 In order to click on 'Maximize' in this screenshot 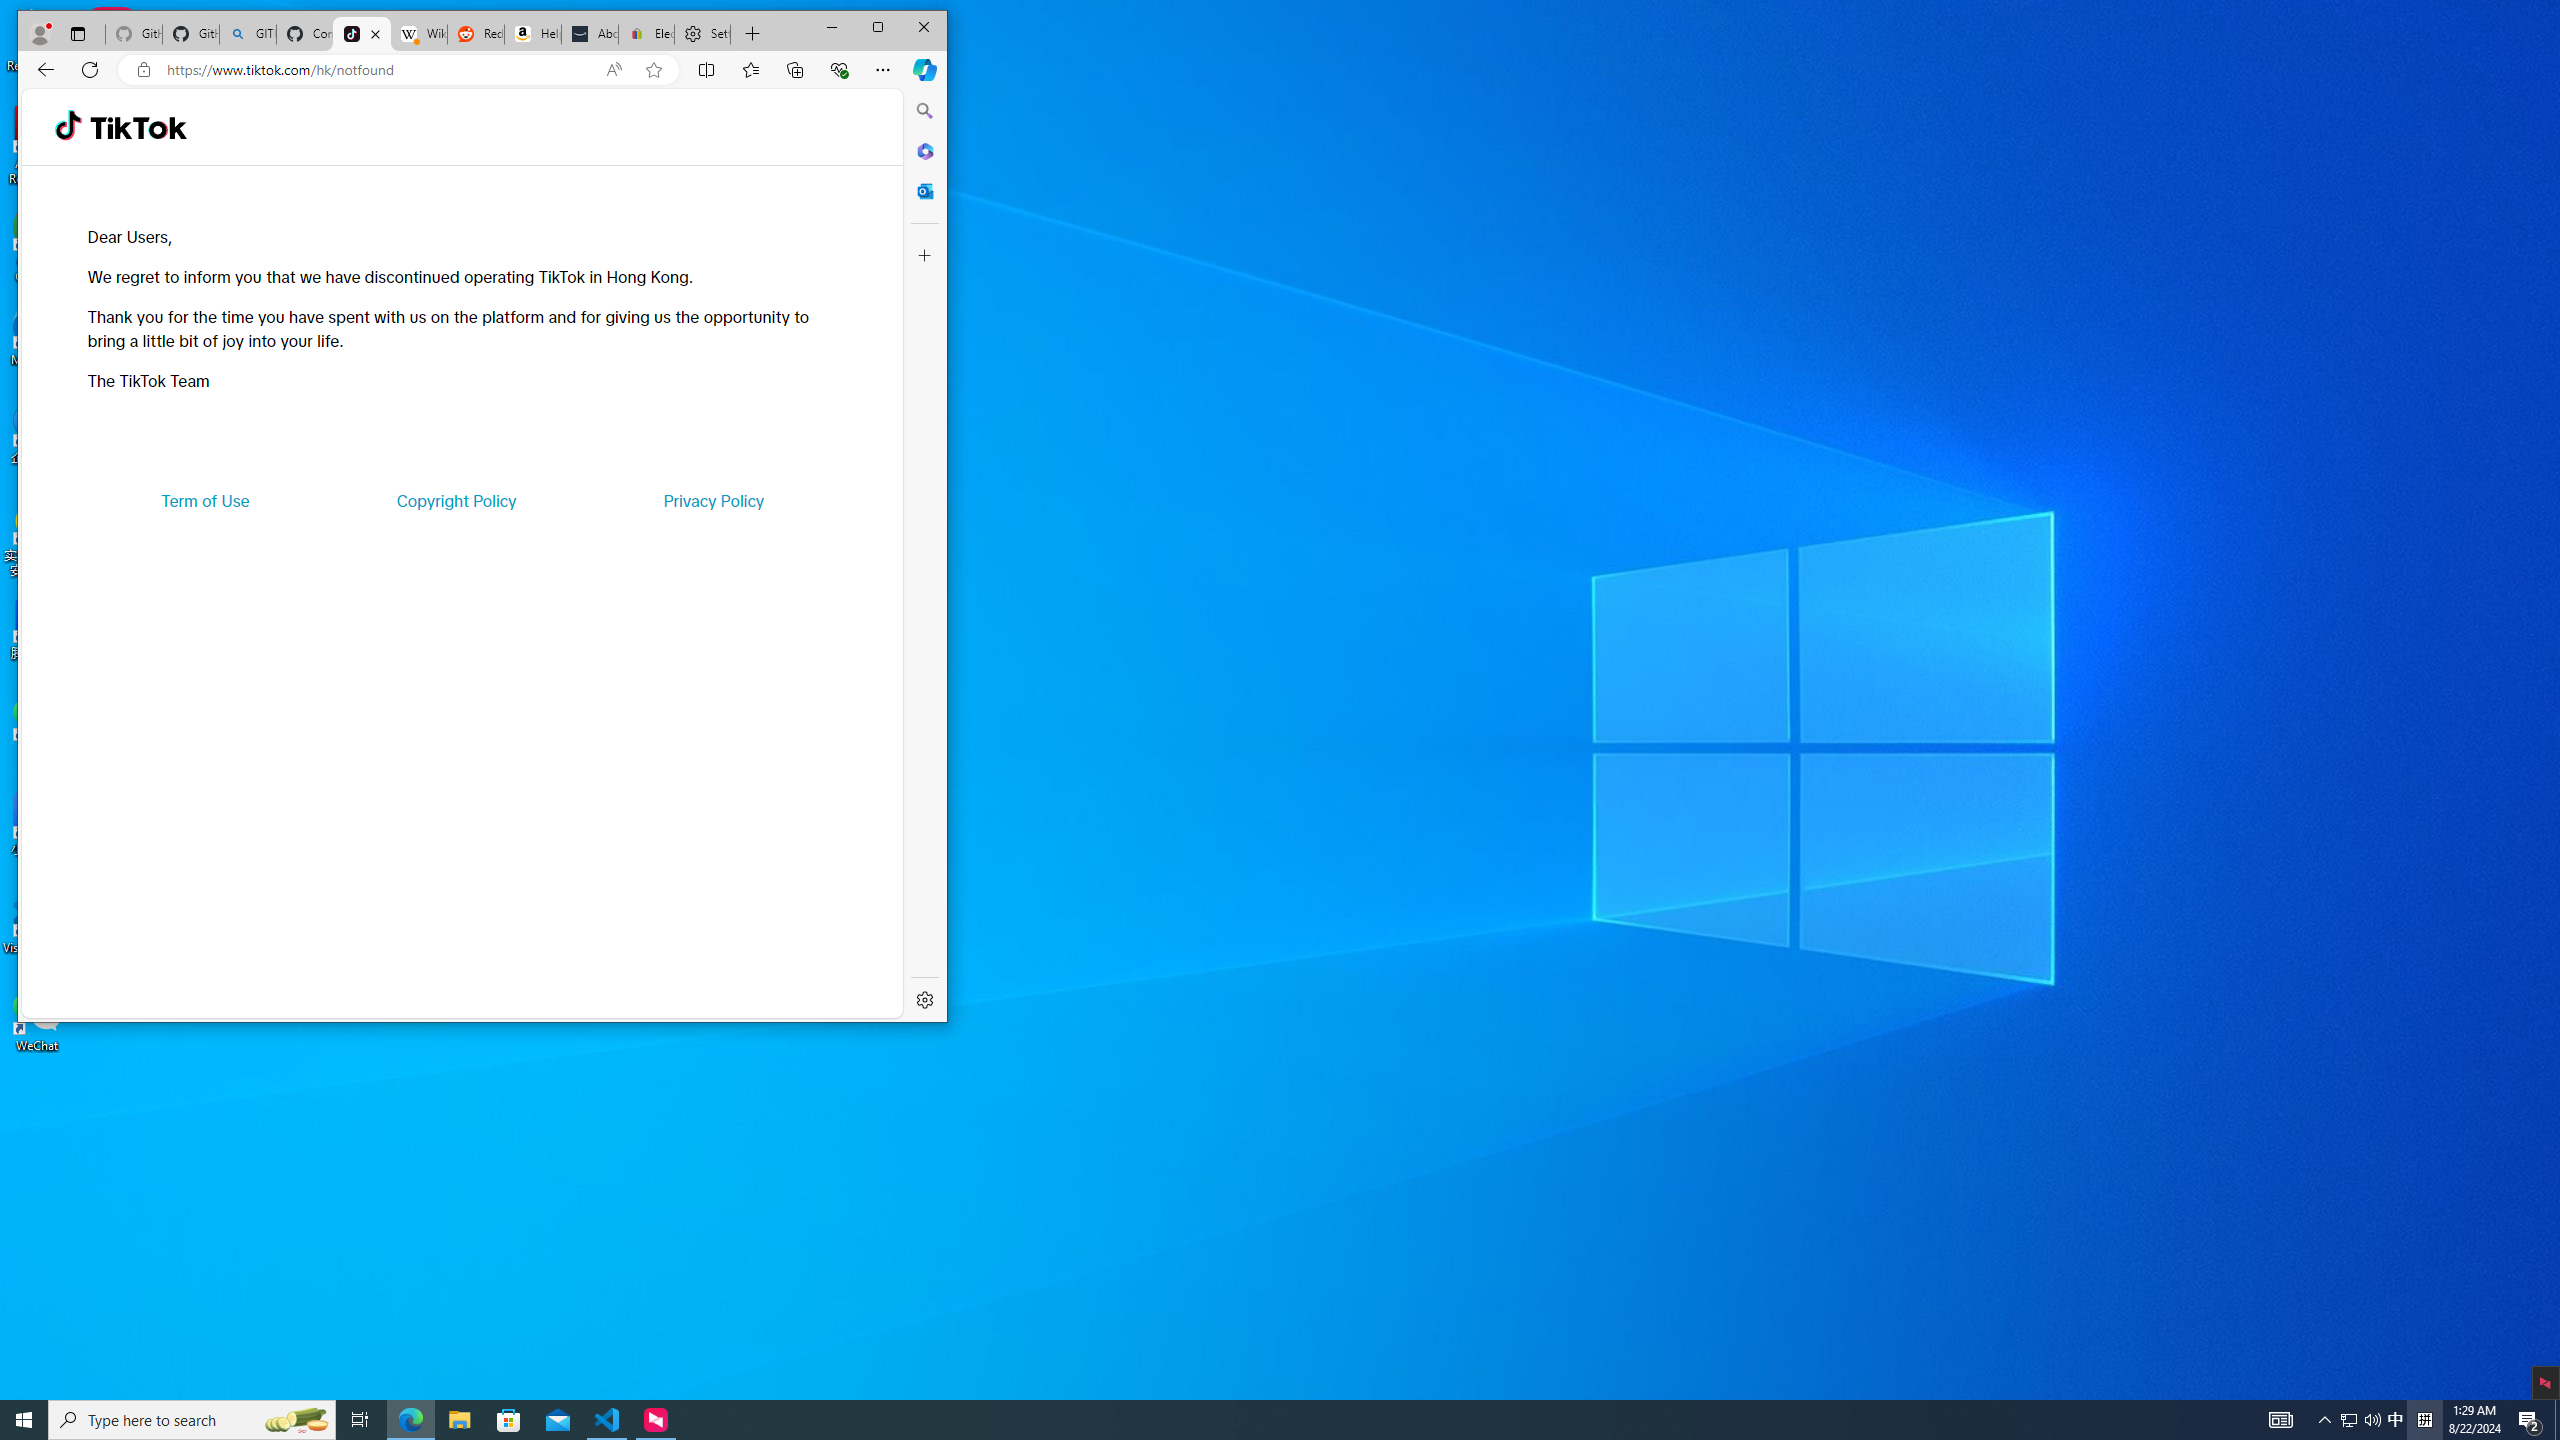, I will do `click(877, 27)`.